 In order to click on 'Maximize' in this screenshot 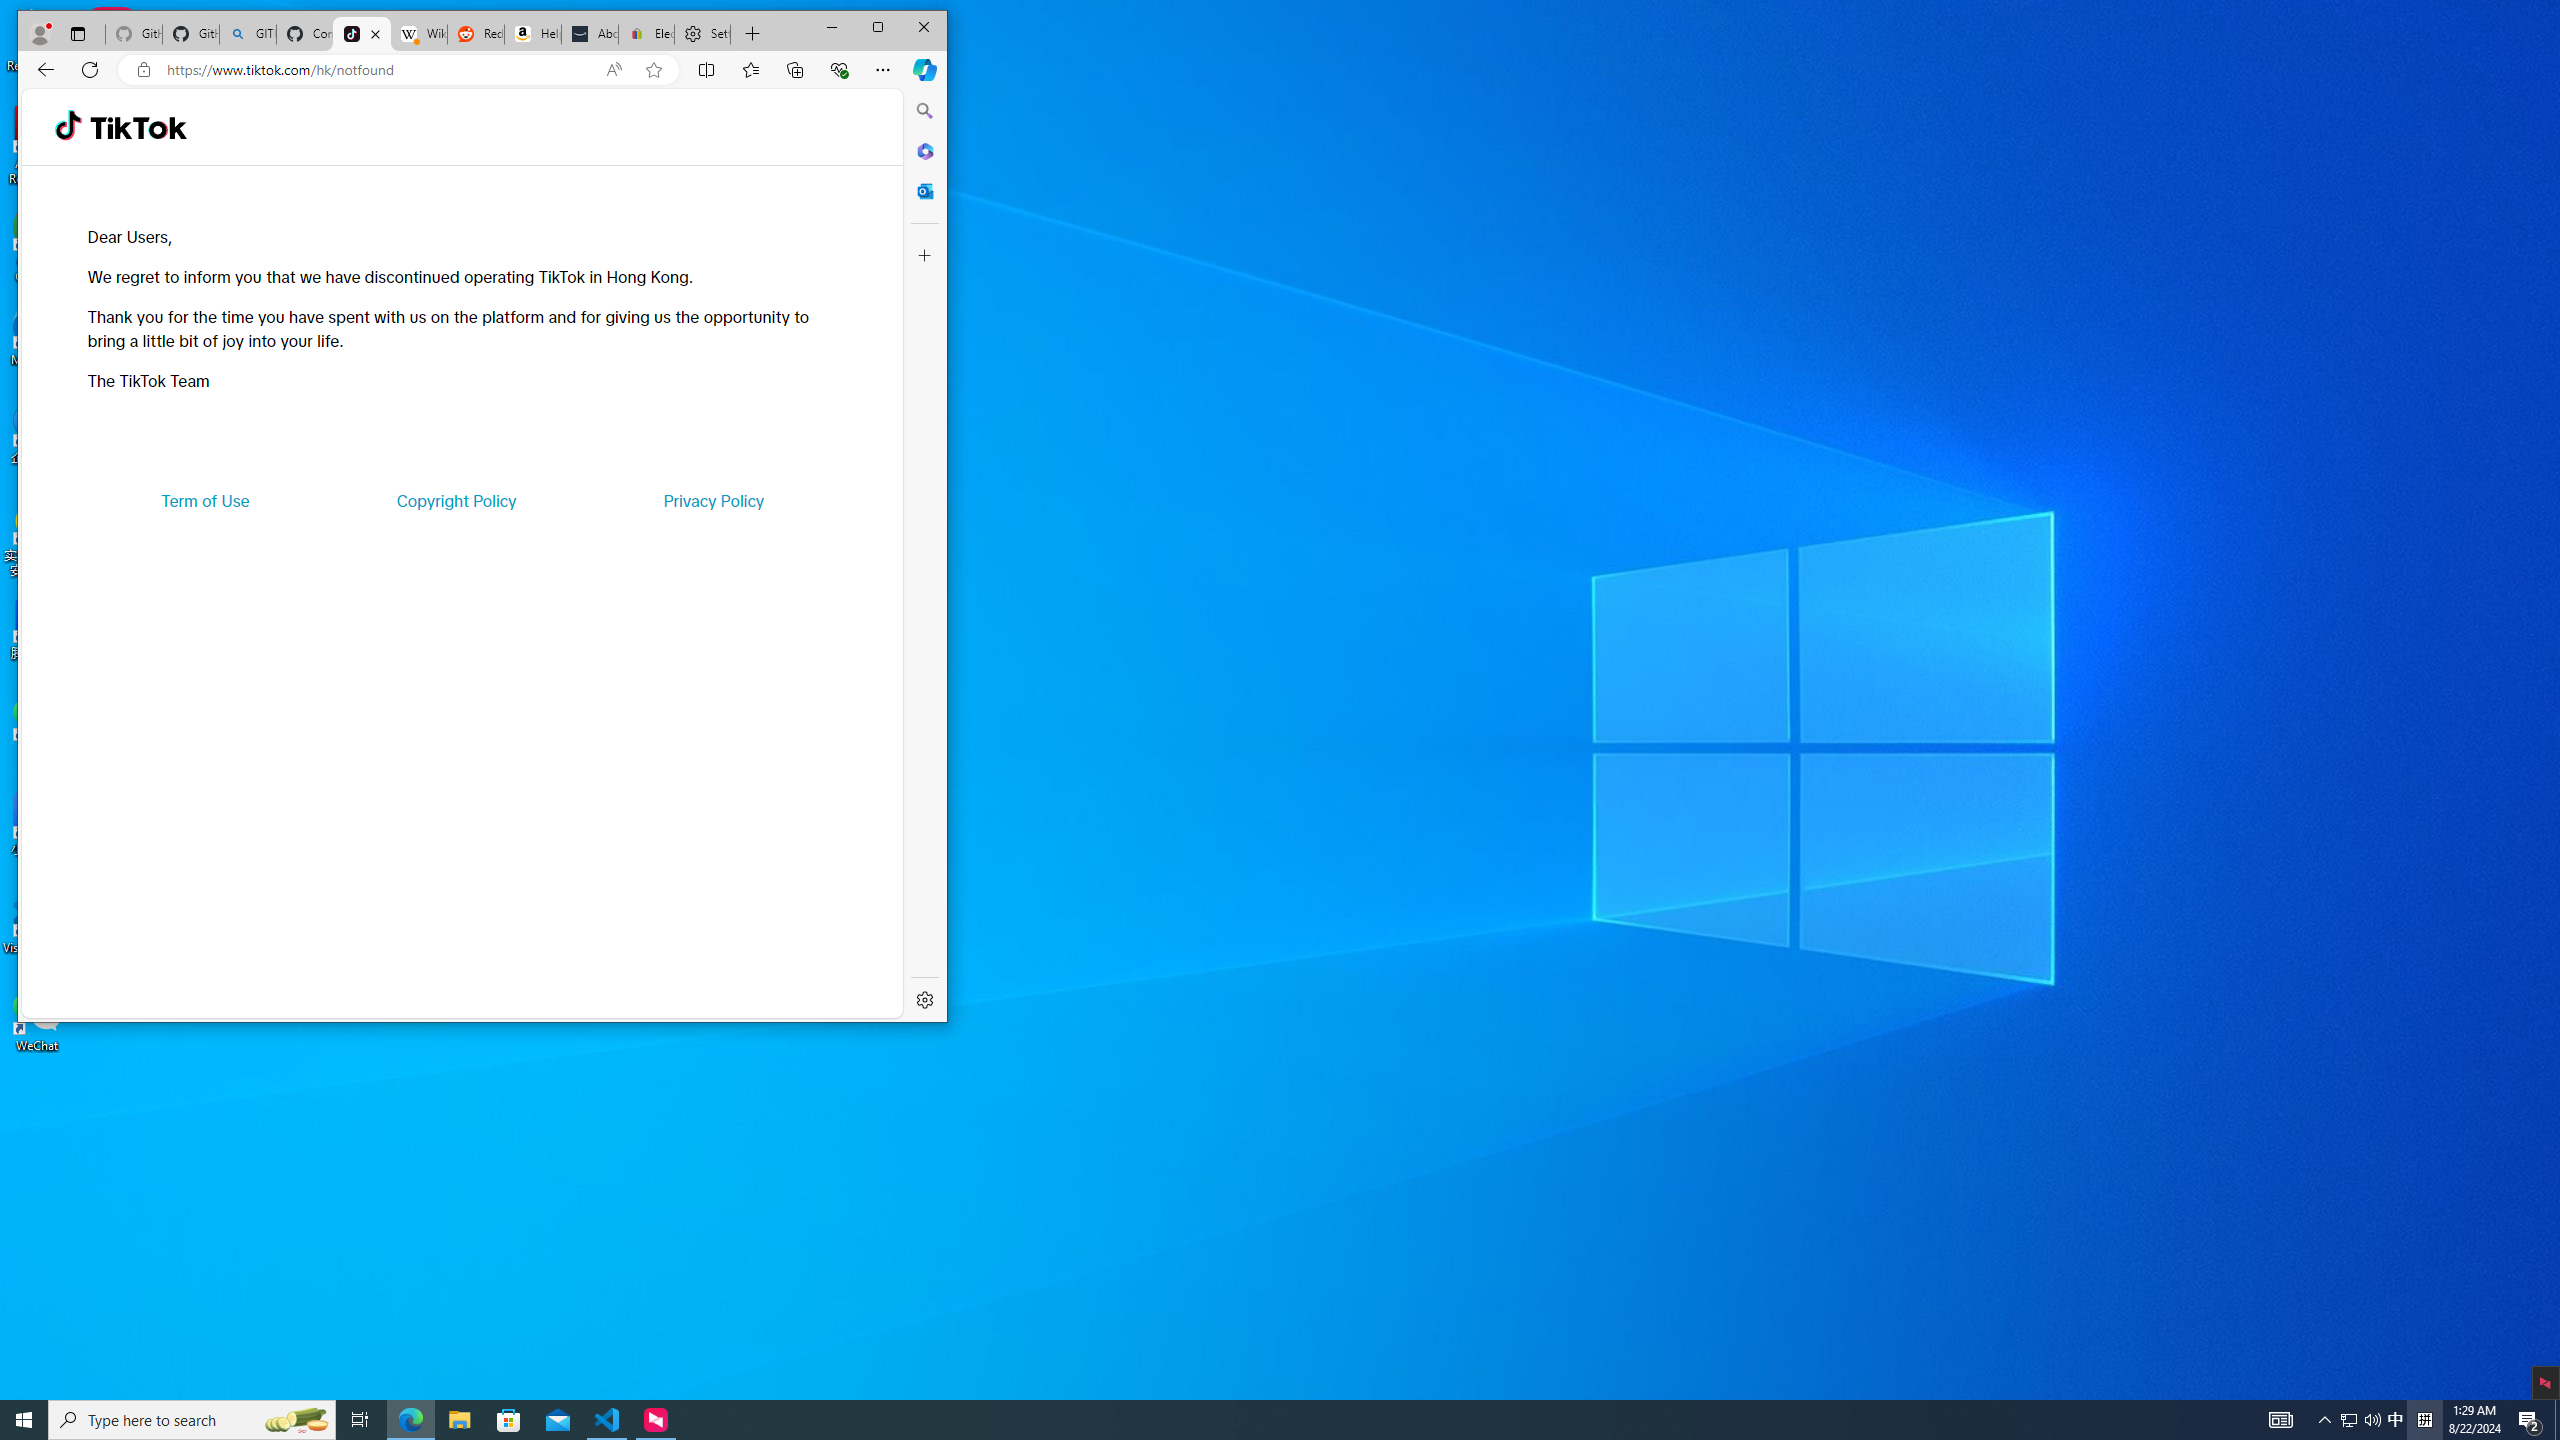, I will do `click(877, 27)`.